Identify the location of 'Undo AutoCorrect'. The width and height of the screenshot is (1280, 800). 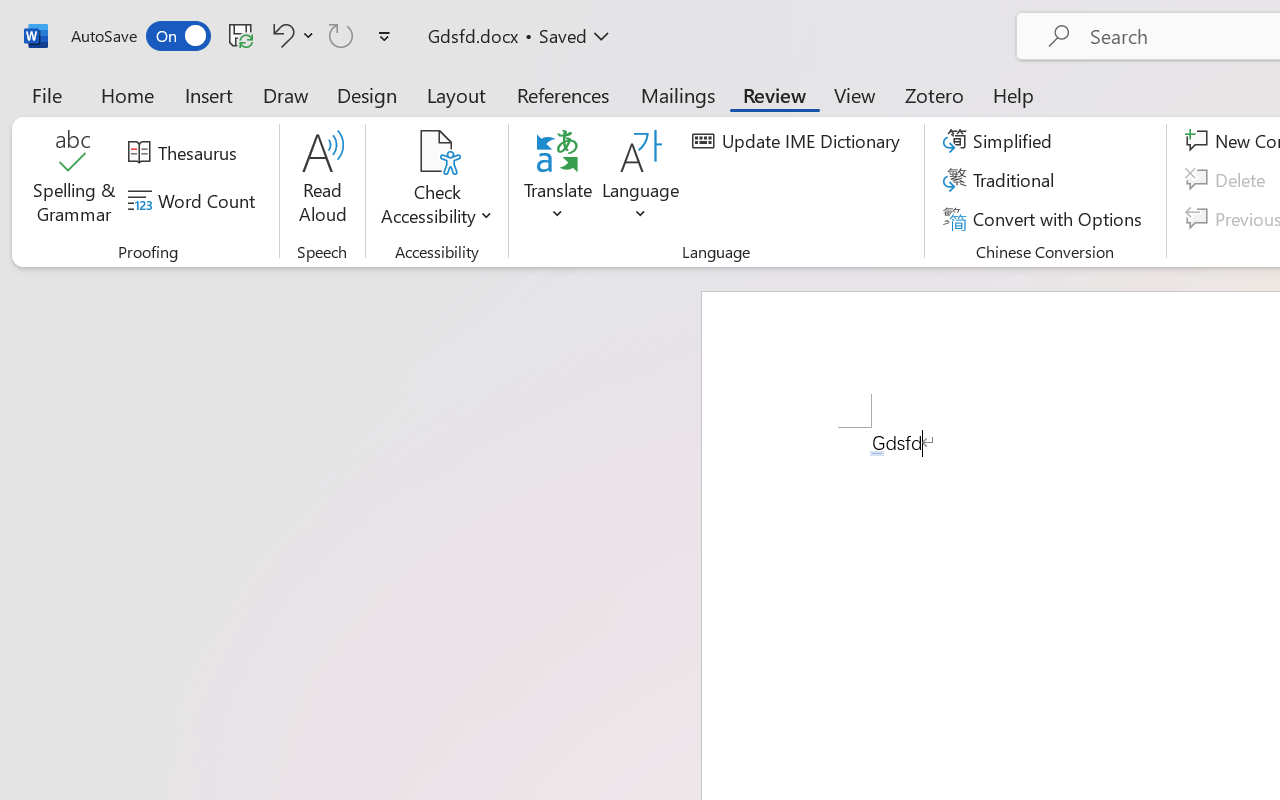
(279, 34).